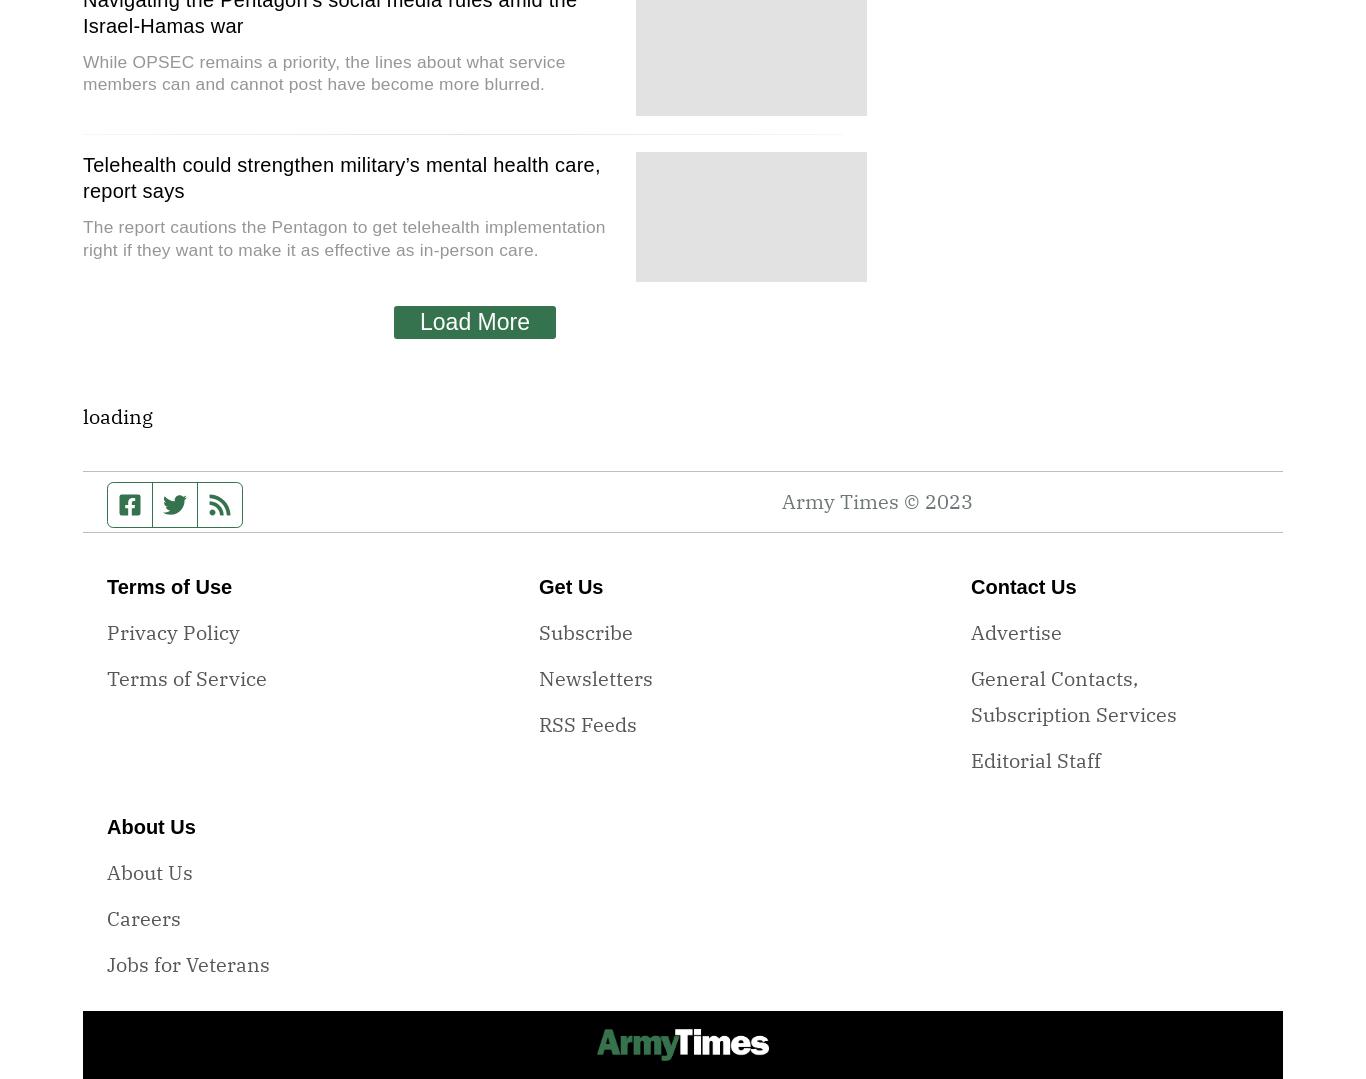  I want to click on 'RSS Feeds', so click(587, 723).